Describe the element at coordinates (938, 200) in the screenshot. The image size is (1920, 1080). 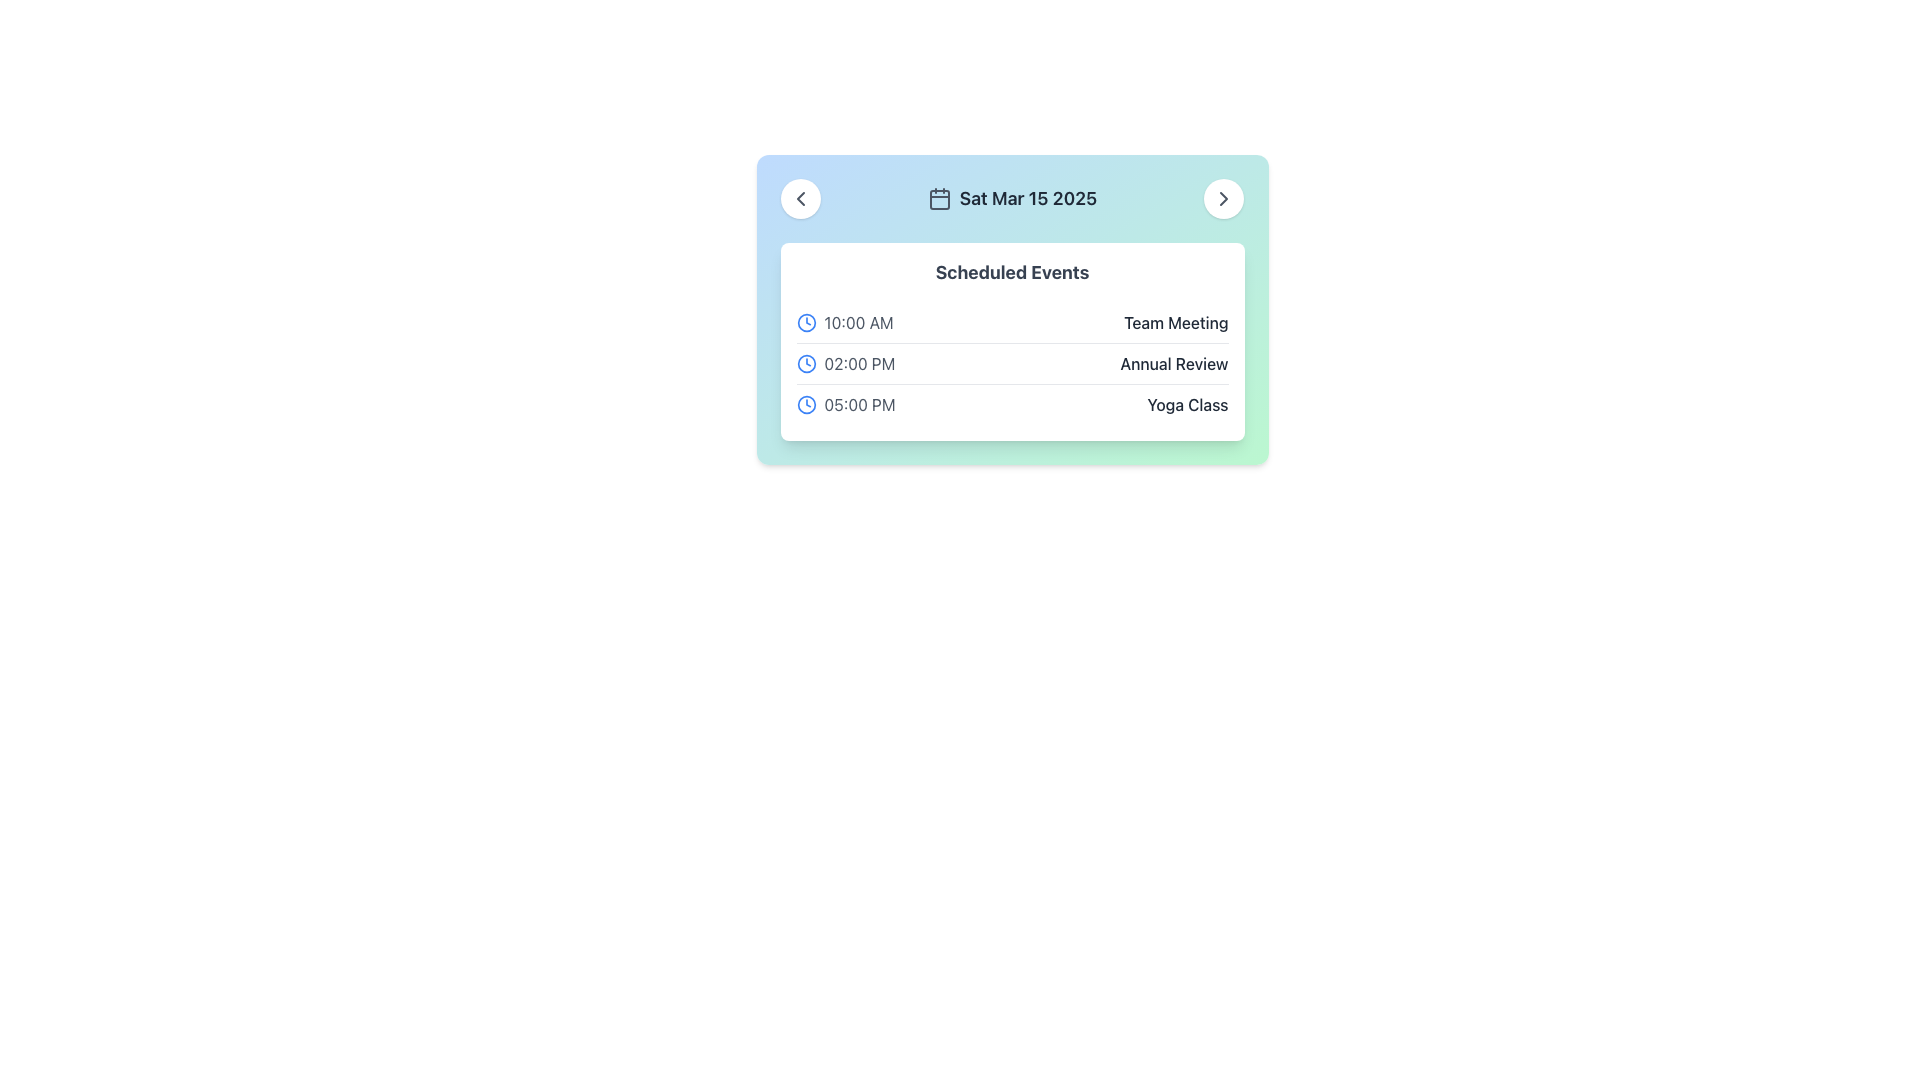
I see `the central rectangular area of the calendar icon represented by the SVG element, which is part of the visual design for scheduling functionalities` at that location.